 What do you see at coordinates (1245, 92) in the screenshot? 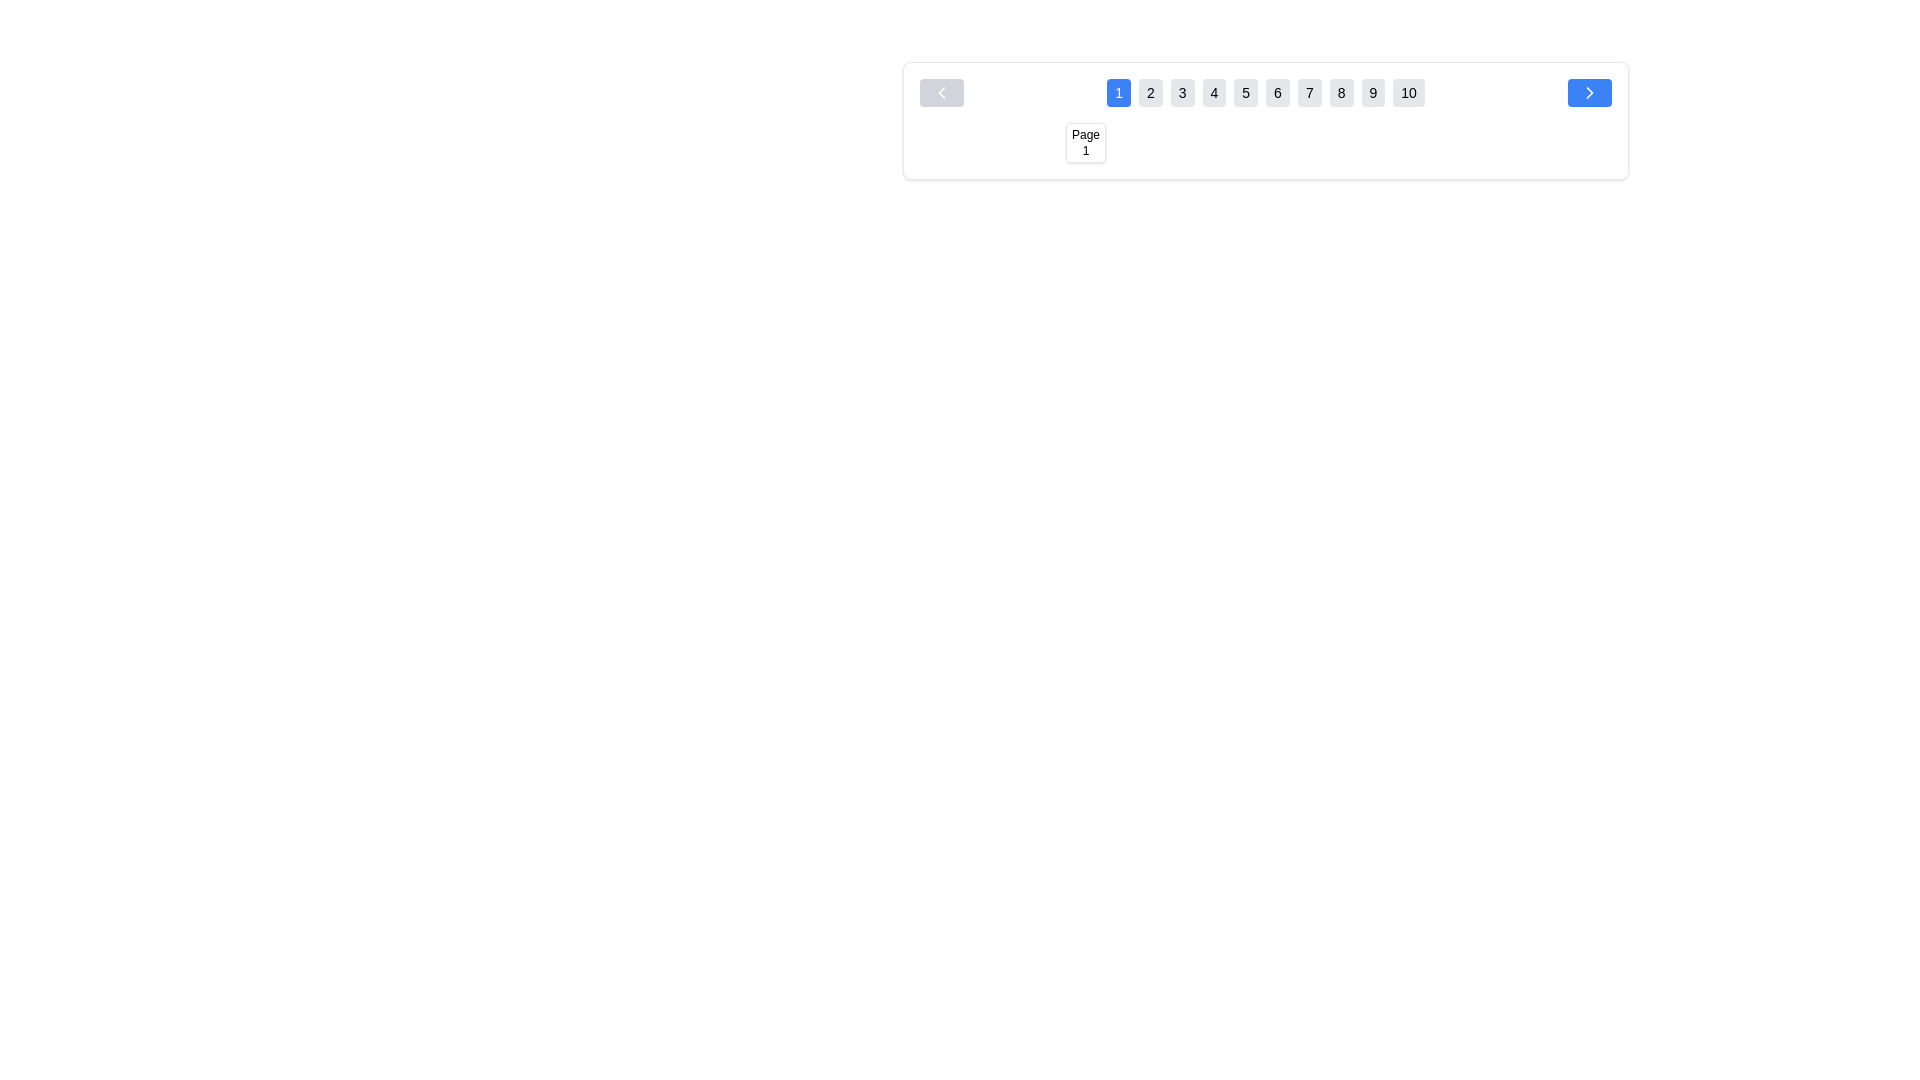
I see `the button labeled '5' in the pagination control` at bounding box center [1245, 92].